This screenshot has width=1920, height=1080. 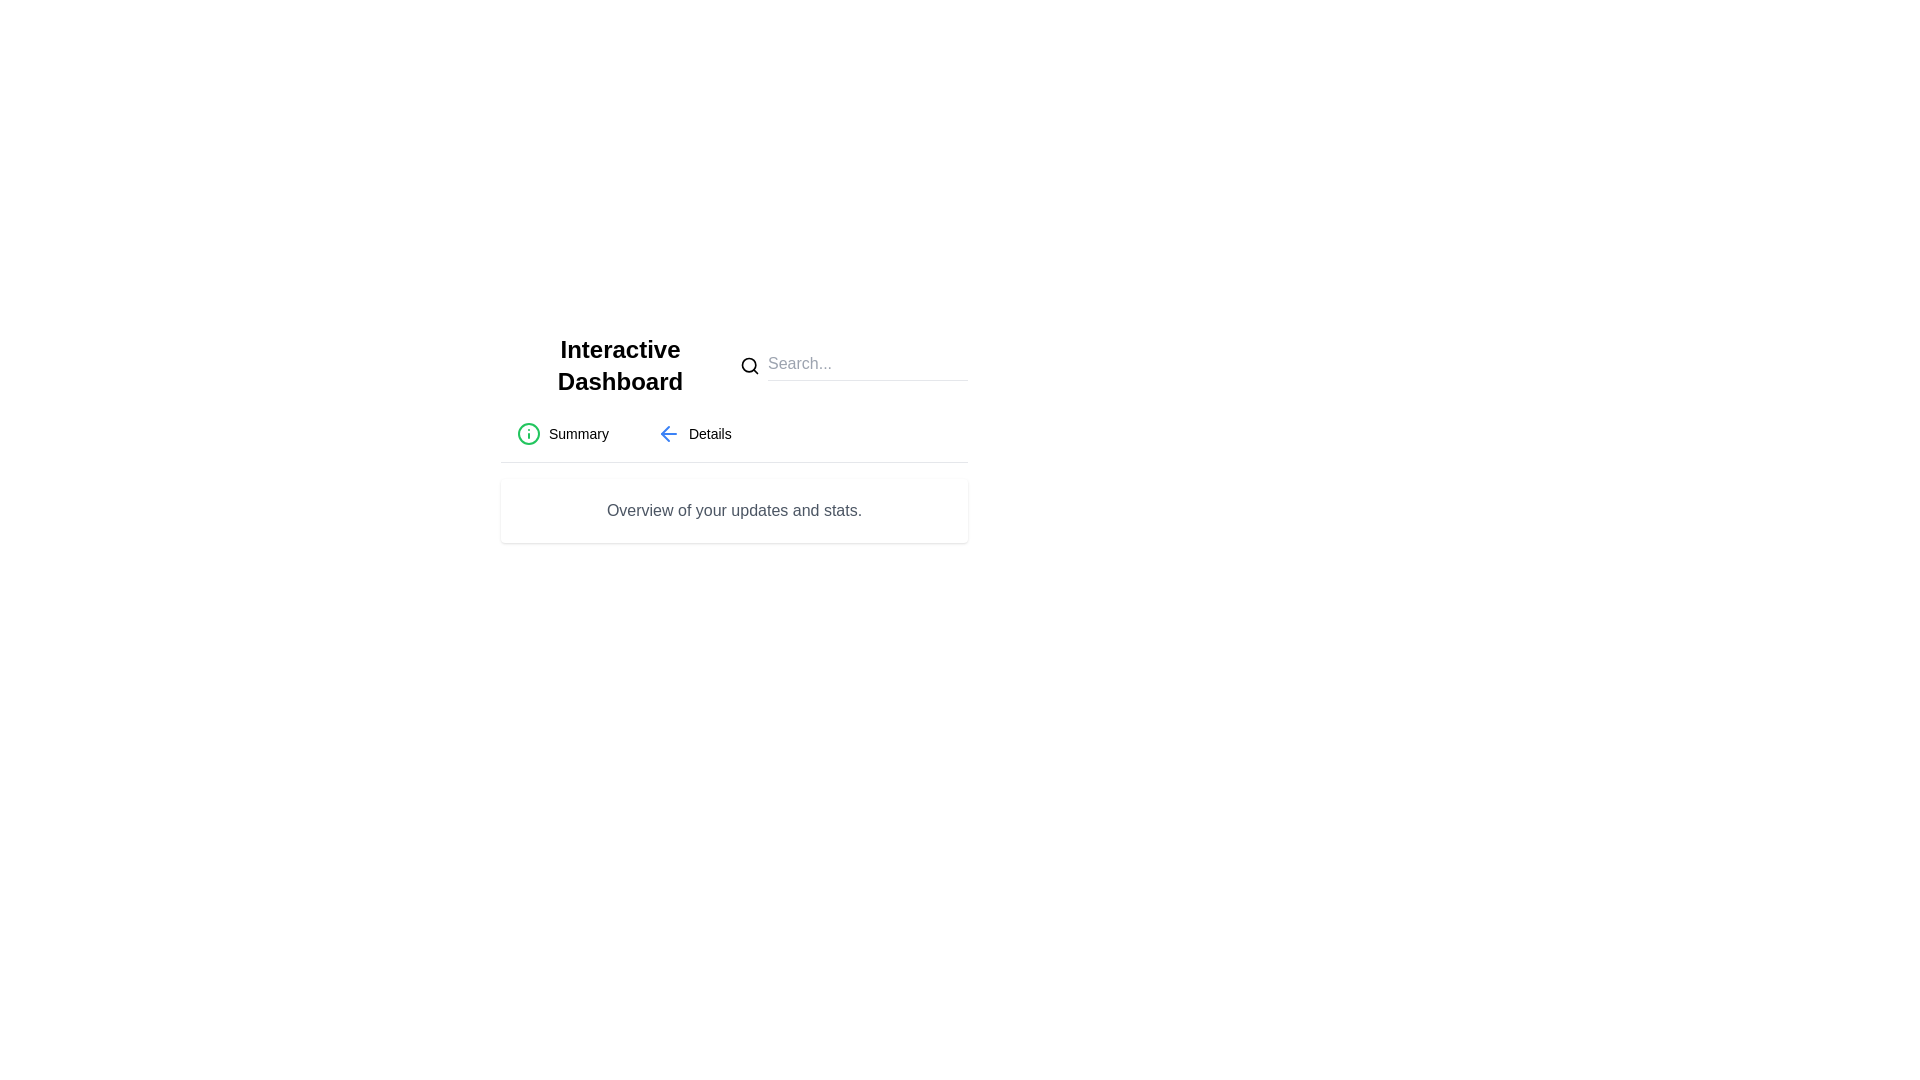 I want to click on the search input field and type the query 'example query', so click(x=868, y=366).